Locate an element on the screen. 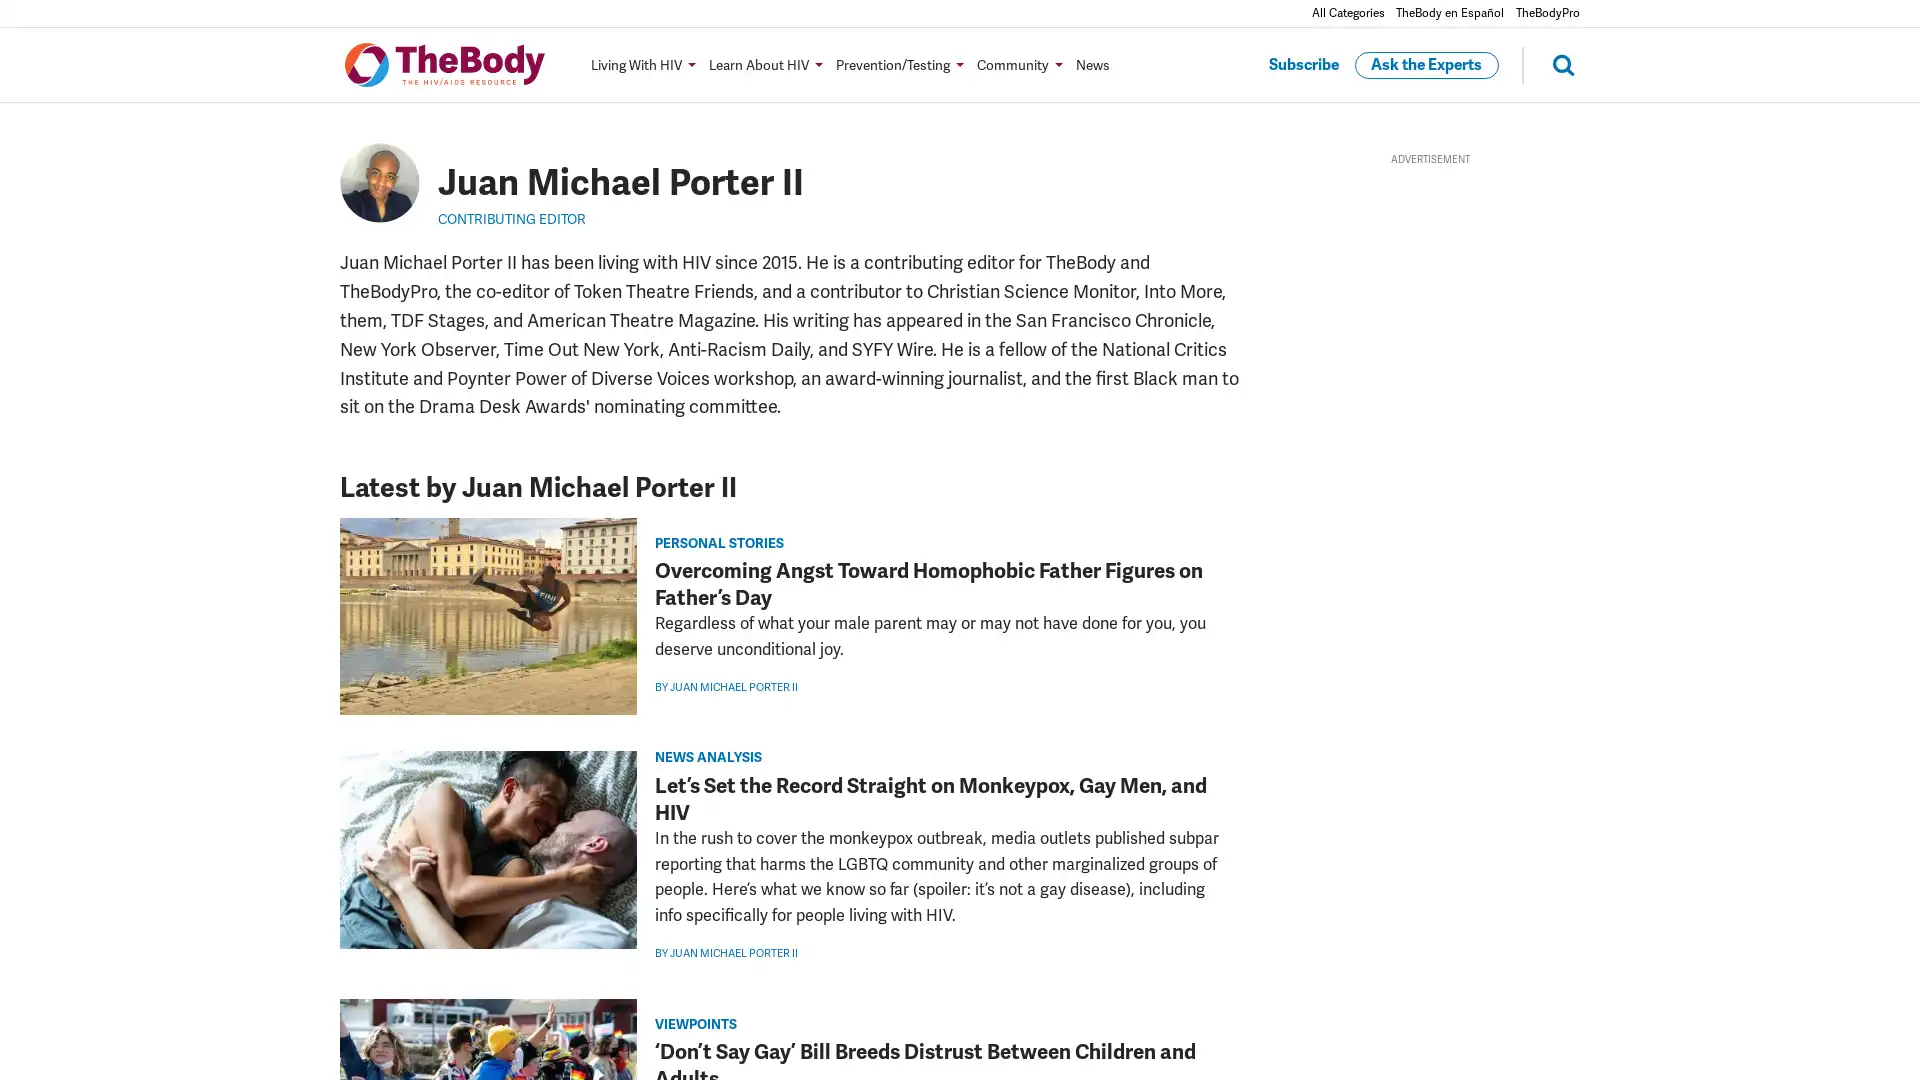  toggle-search-input is located at coordinates (1549, 63).